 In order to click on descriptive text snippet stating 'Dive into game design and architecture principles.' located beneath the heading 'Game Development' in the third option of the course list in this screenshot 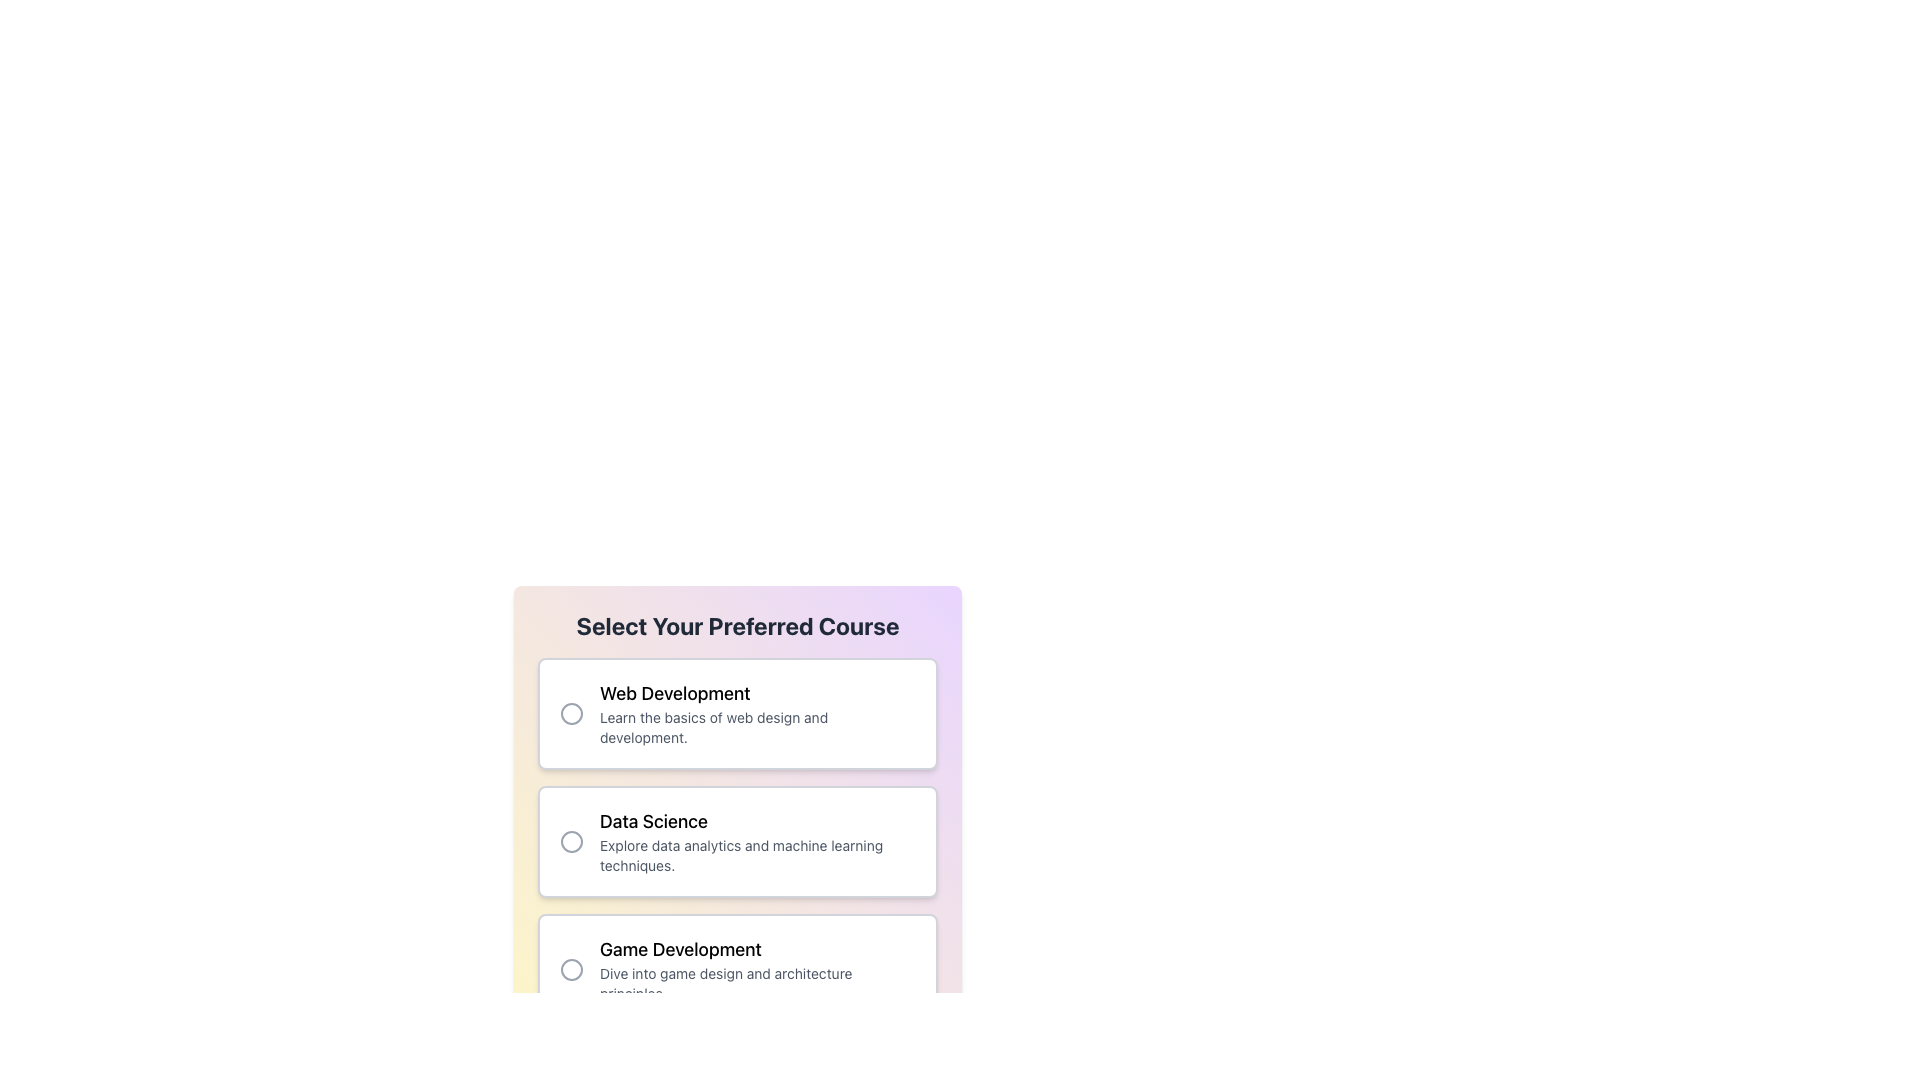, I will do `click(757, 982)`.